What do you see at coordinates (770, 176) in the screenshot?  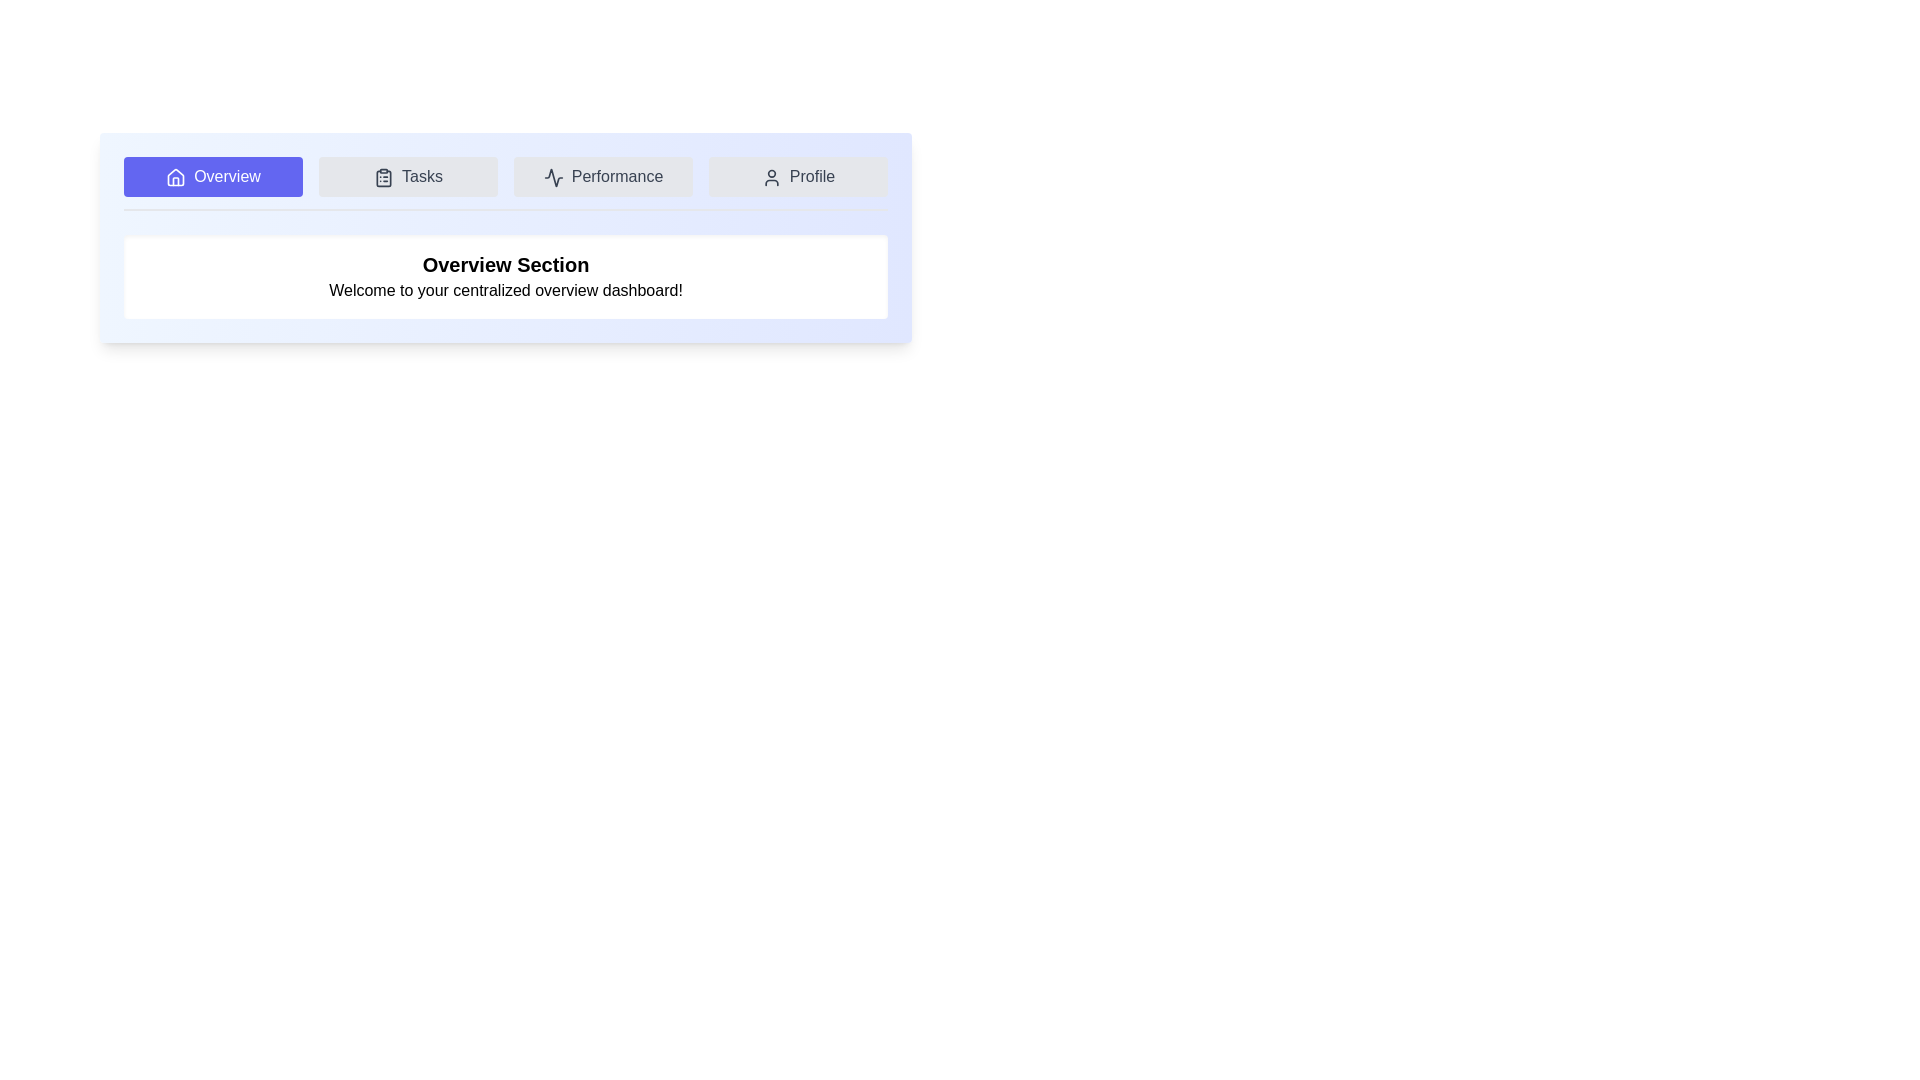 I see `the decorative icon located to the left of the 'Profile' text label in the fourth tab of the top navigation bar, reinforcing the purpose of the 'Profile' button` at bounding box center [770, 176].